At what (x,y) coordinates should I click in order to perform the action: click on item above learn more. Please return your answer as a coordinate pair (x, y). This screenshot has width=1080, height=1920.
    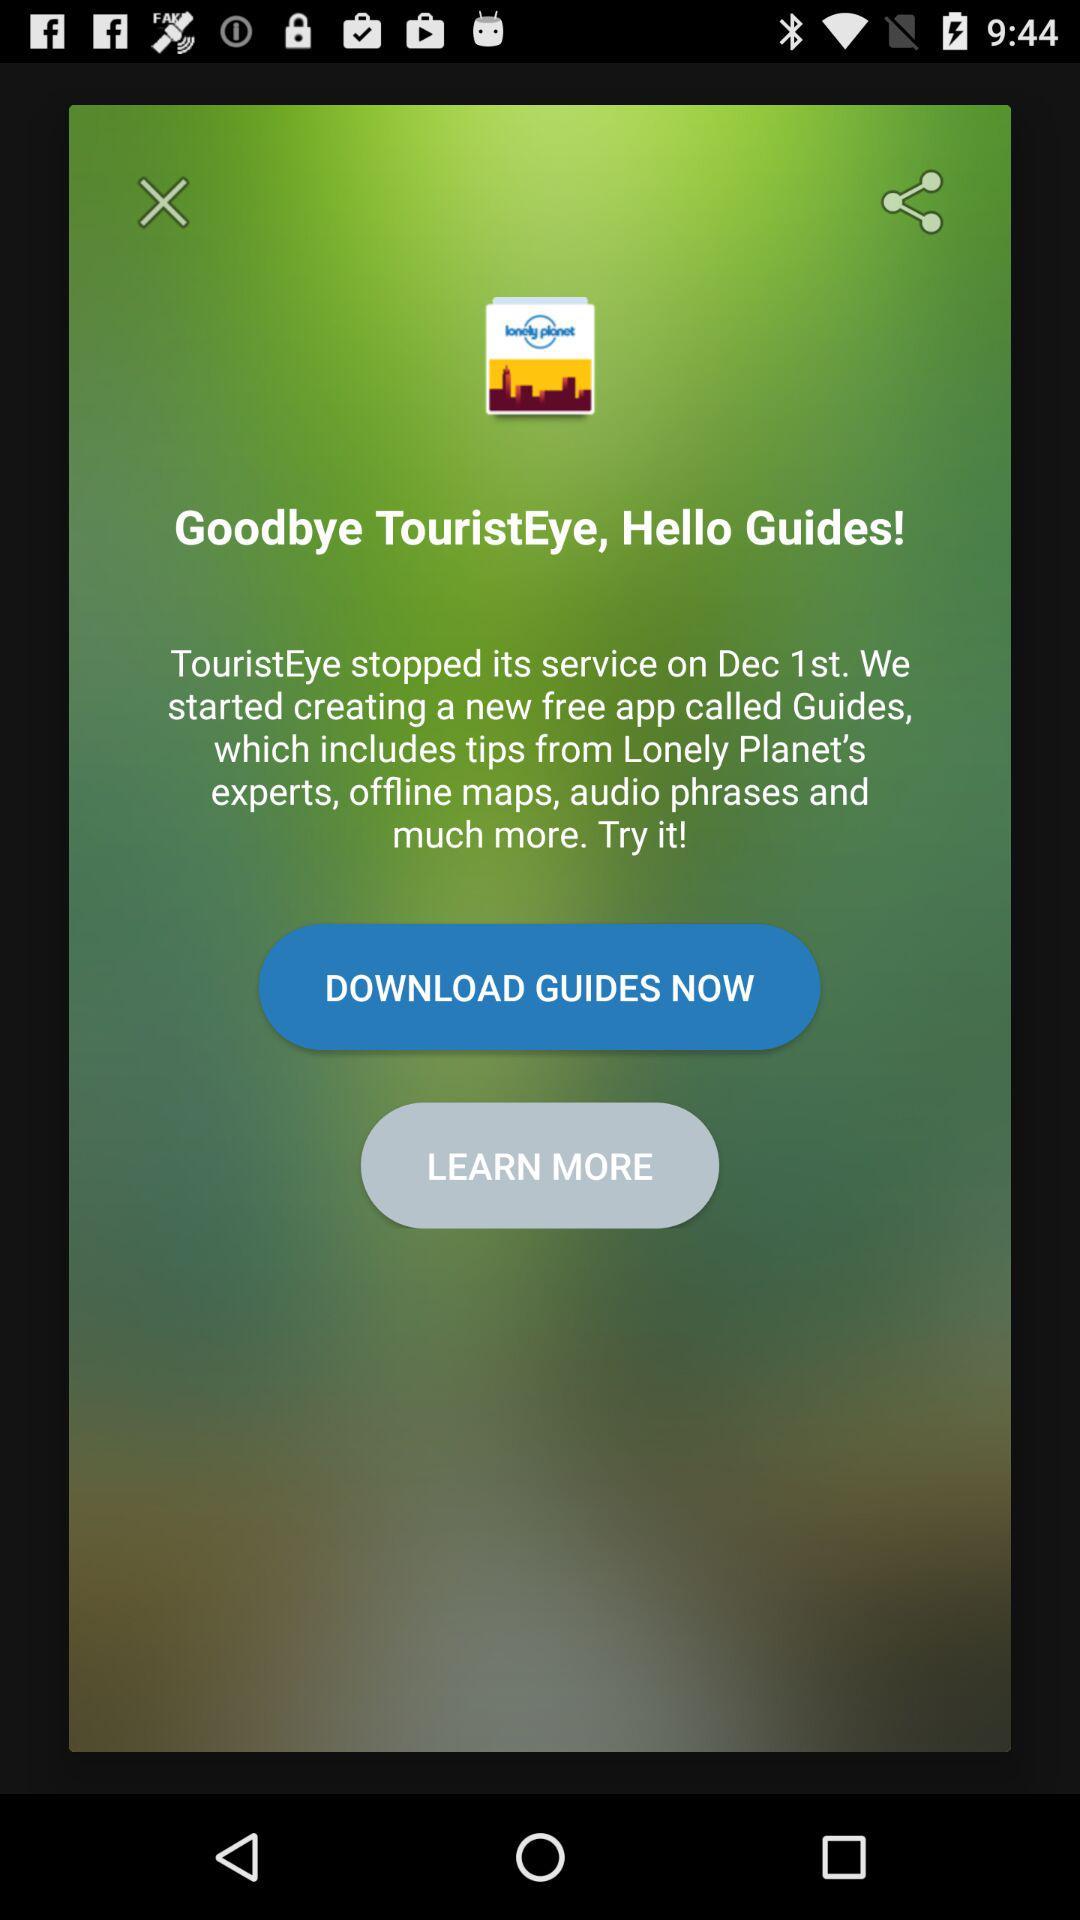
    Looking at the image, I should click on (538, 987).